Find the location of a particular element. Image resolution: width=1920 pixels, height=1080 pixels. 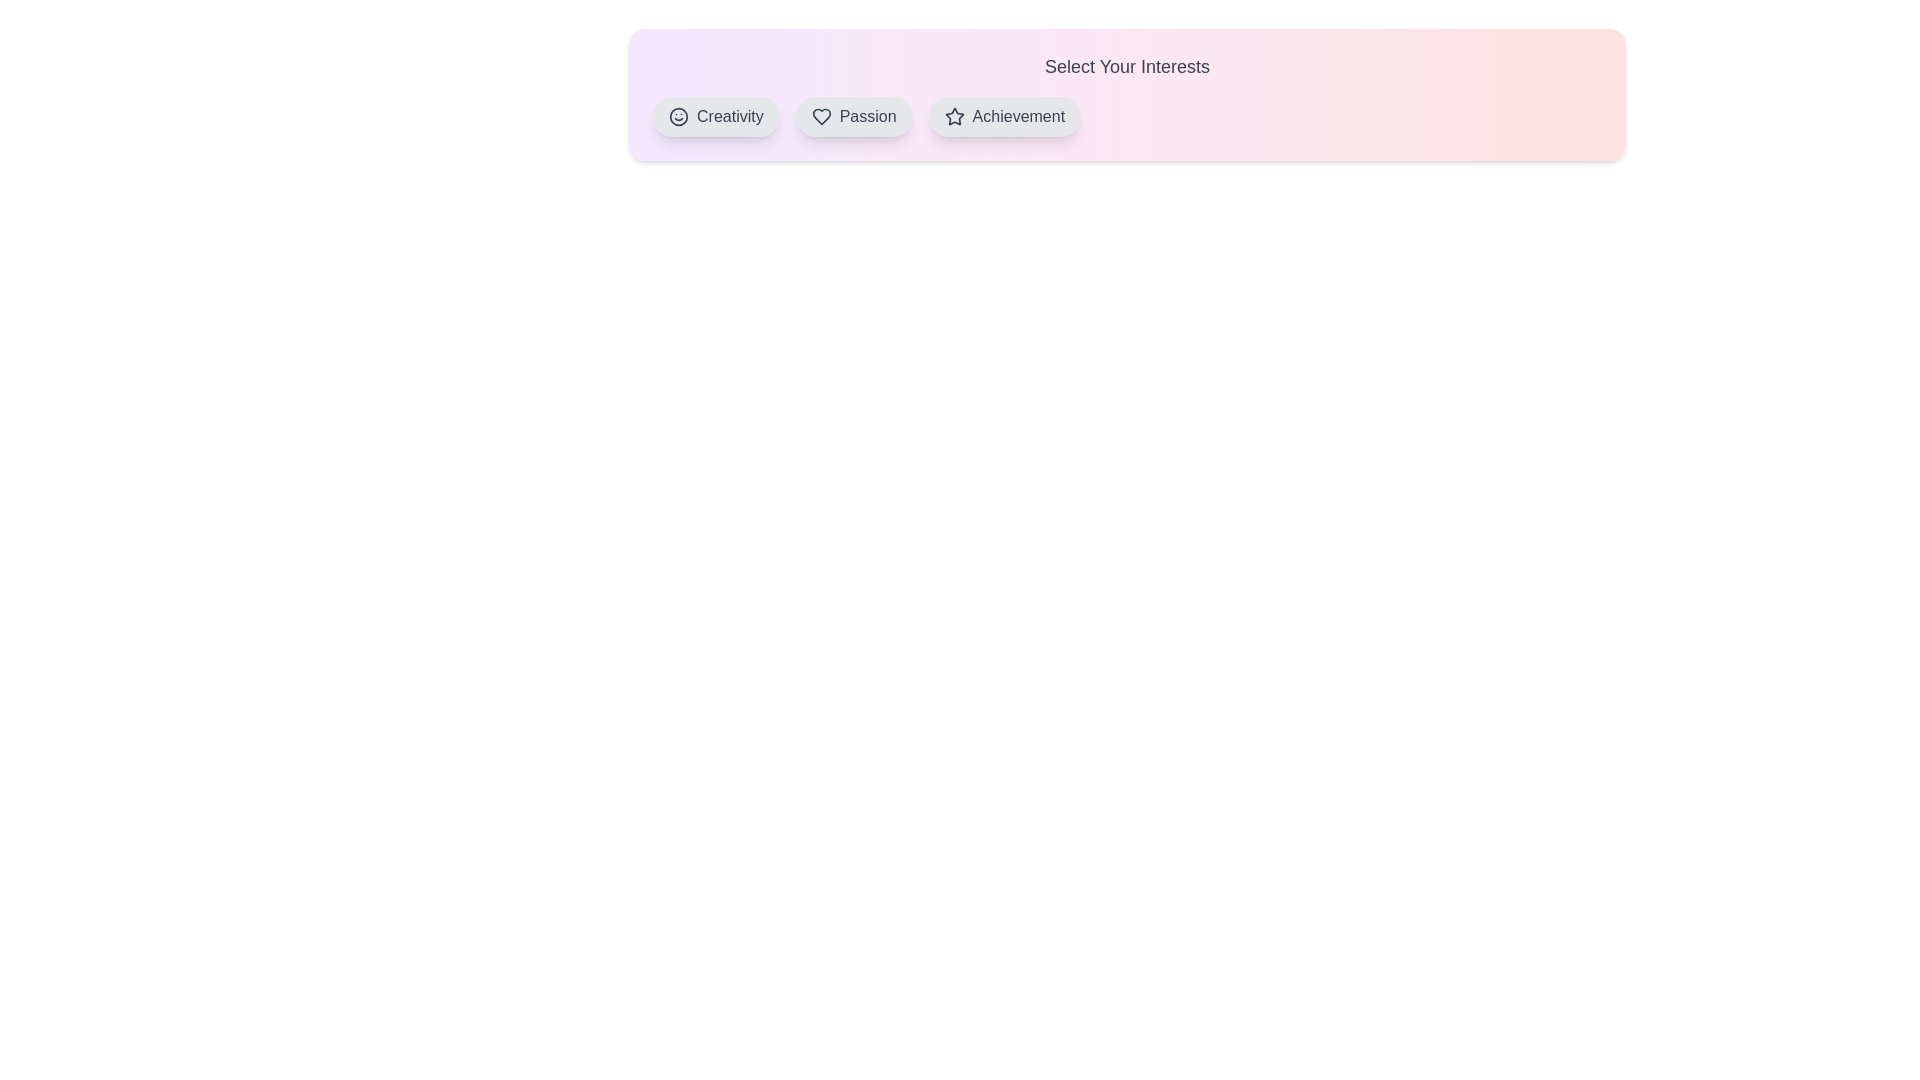

the Passion button to observe hover effects is located at coordinates (854, 116).